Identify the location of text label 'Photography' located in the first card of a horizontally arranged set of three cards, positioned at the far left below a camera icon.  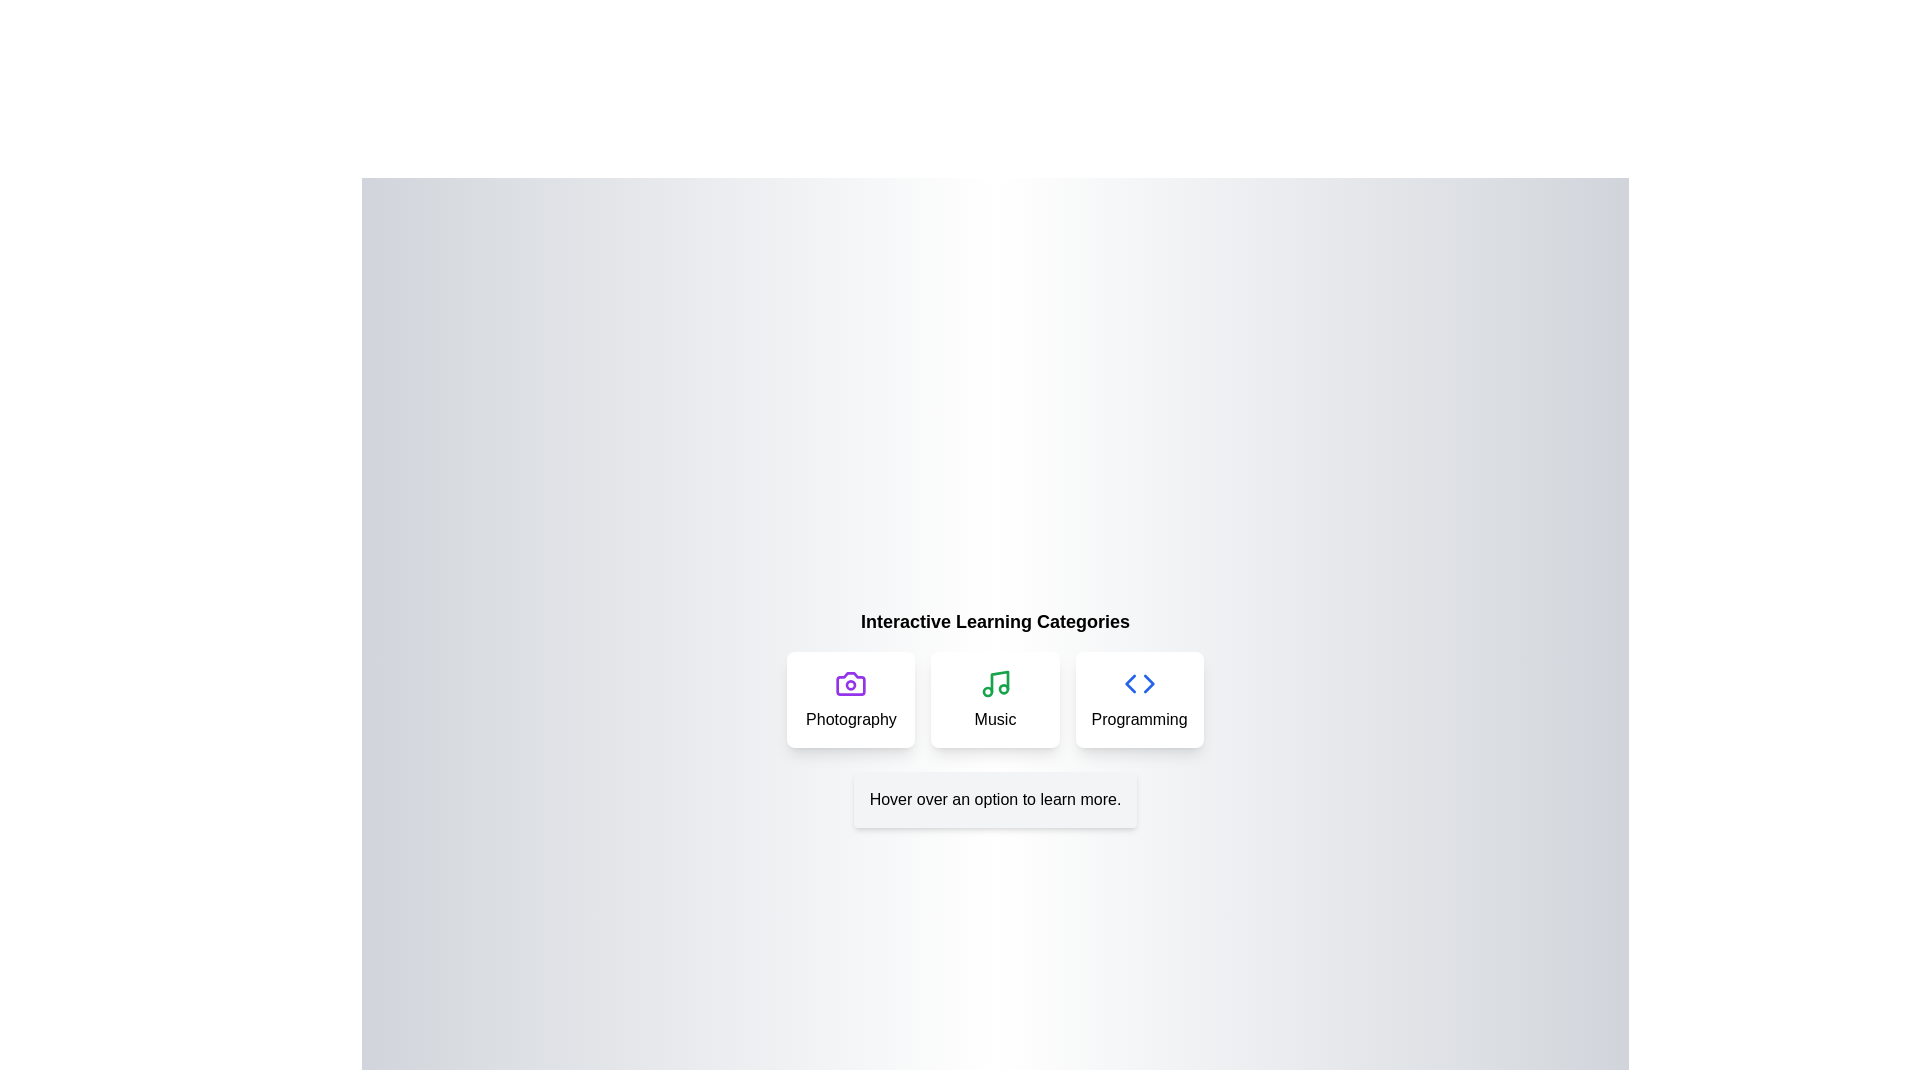
(851, 720).